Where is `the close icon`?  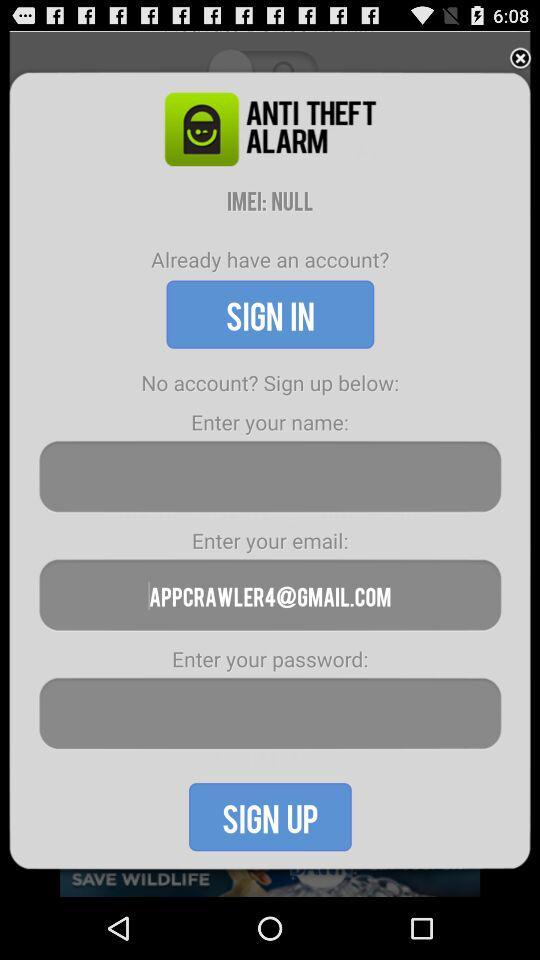 the close icon is located at coordinates (520, 62).